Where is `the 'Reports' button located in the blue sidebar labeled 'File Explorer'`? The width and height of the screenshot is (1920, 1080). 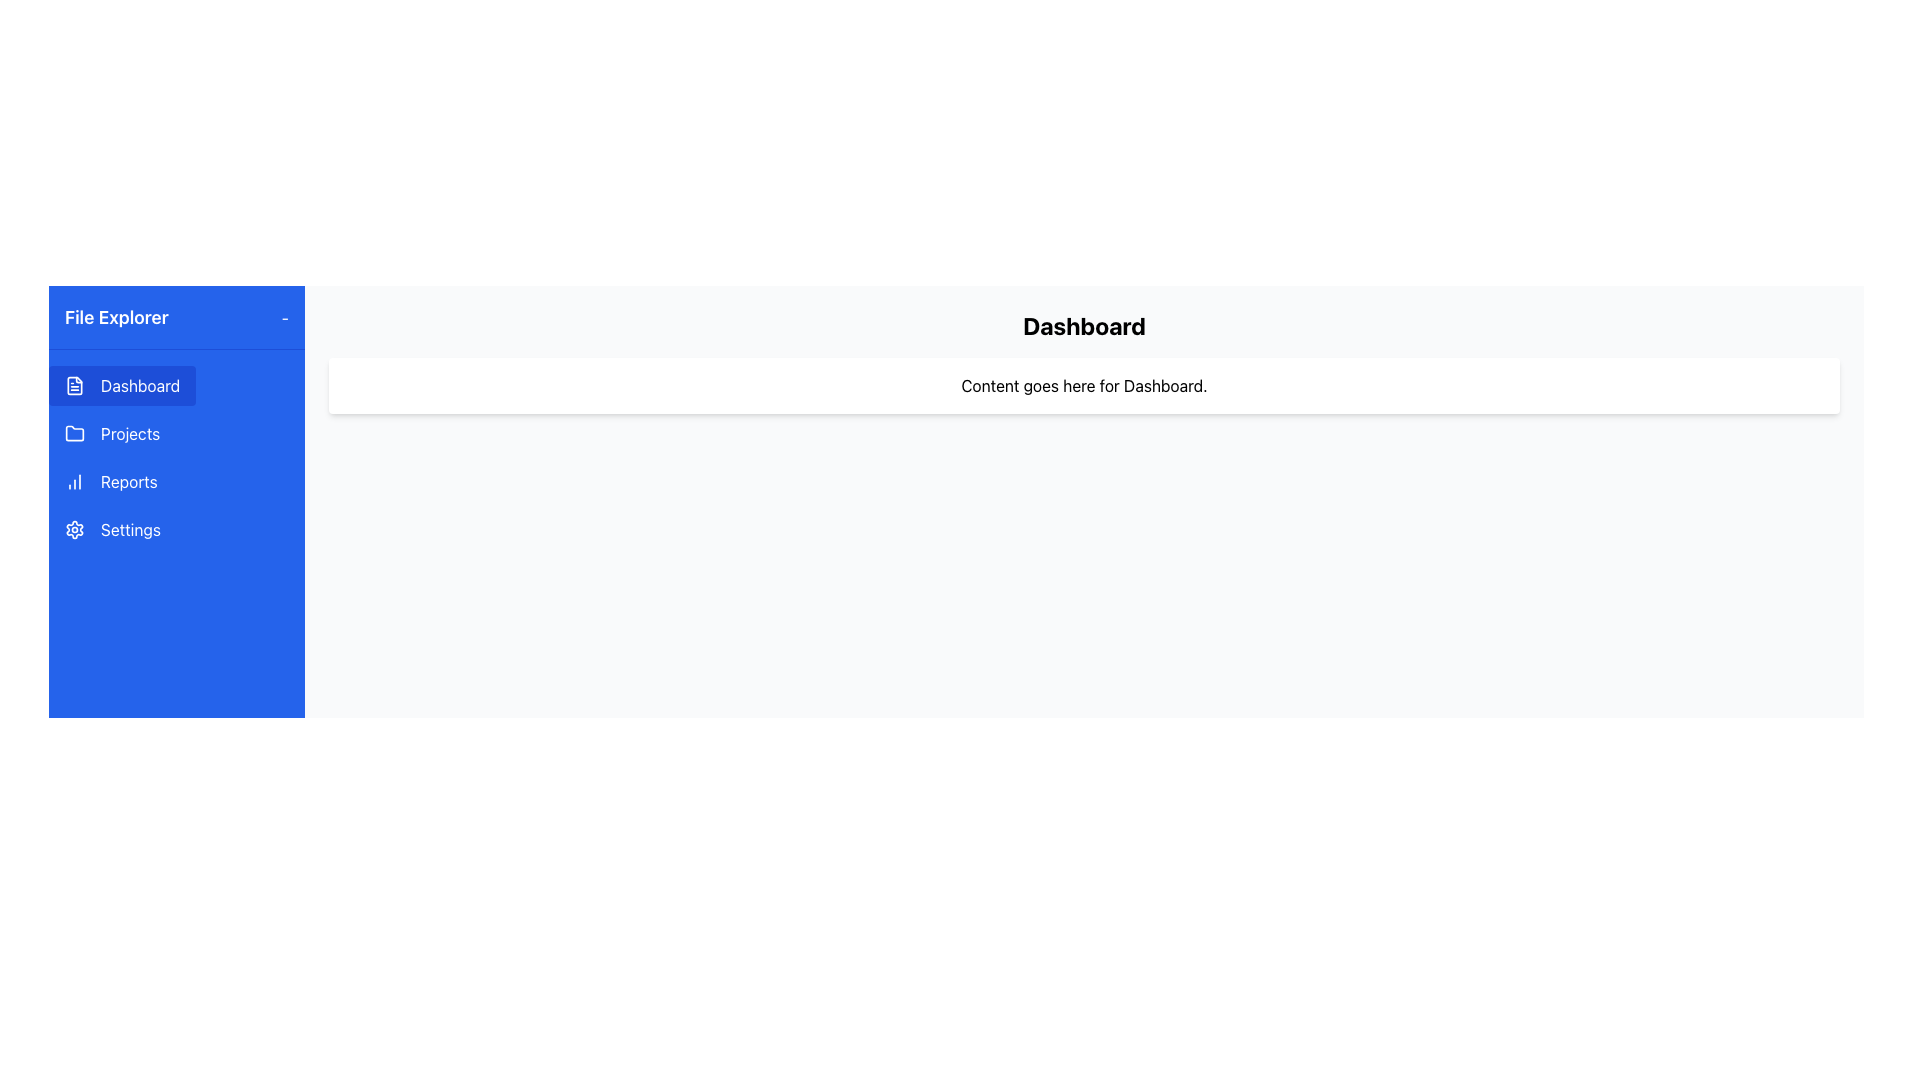
the 'Reports' button located in the blue sidebar labeled 'File Explorer' is located at coordinates (177, 458).